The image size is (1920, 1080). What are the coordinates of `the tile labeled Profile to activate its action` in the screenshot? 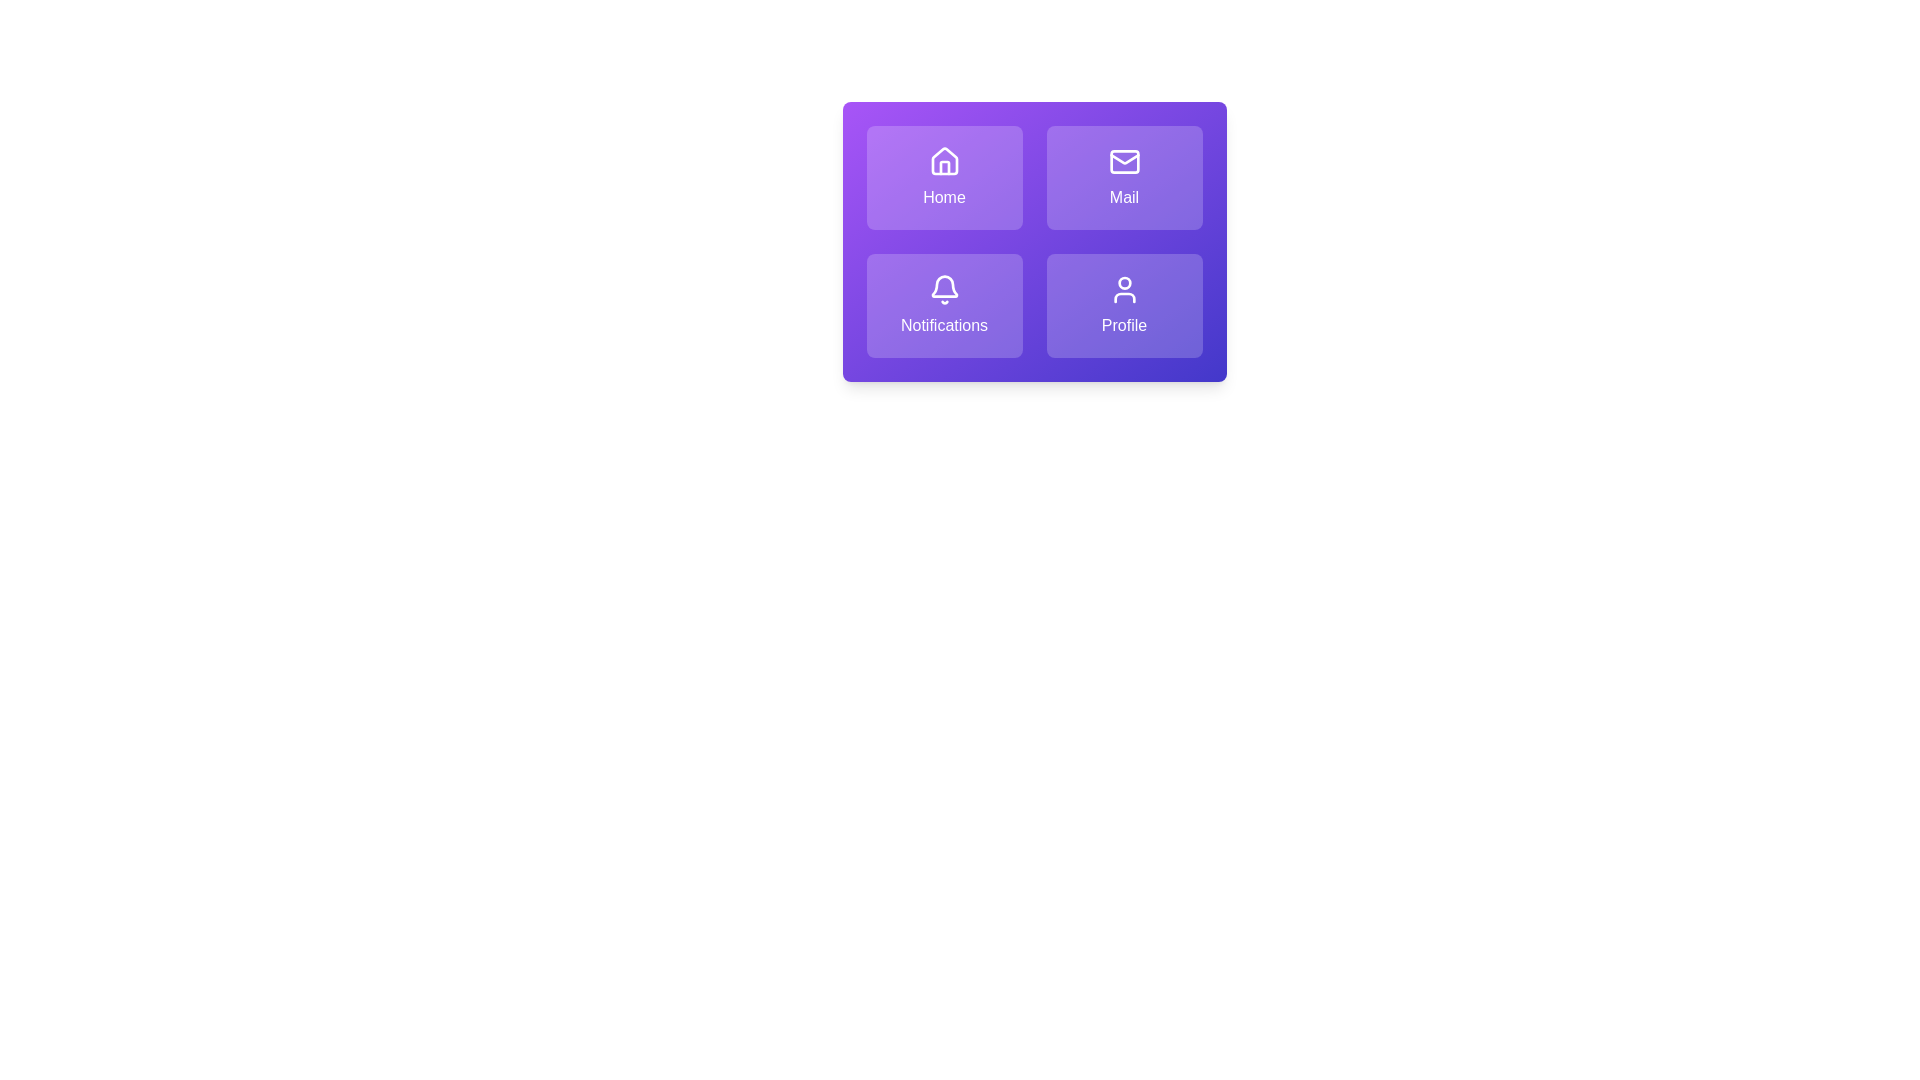 It's located at (1124, 305).